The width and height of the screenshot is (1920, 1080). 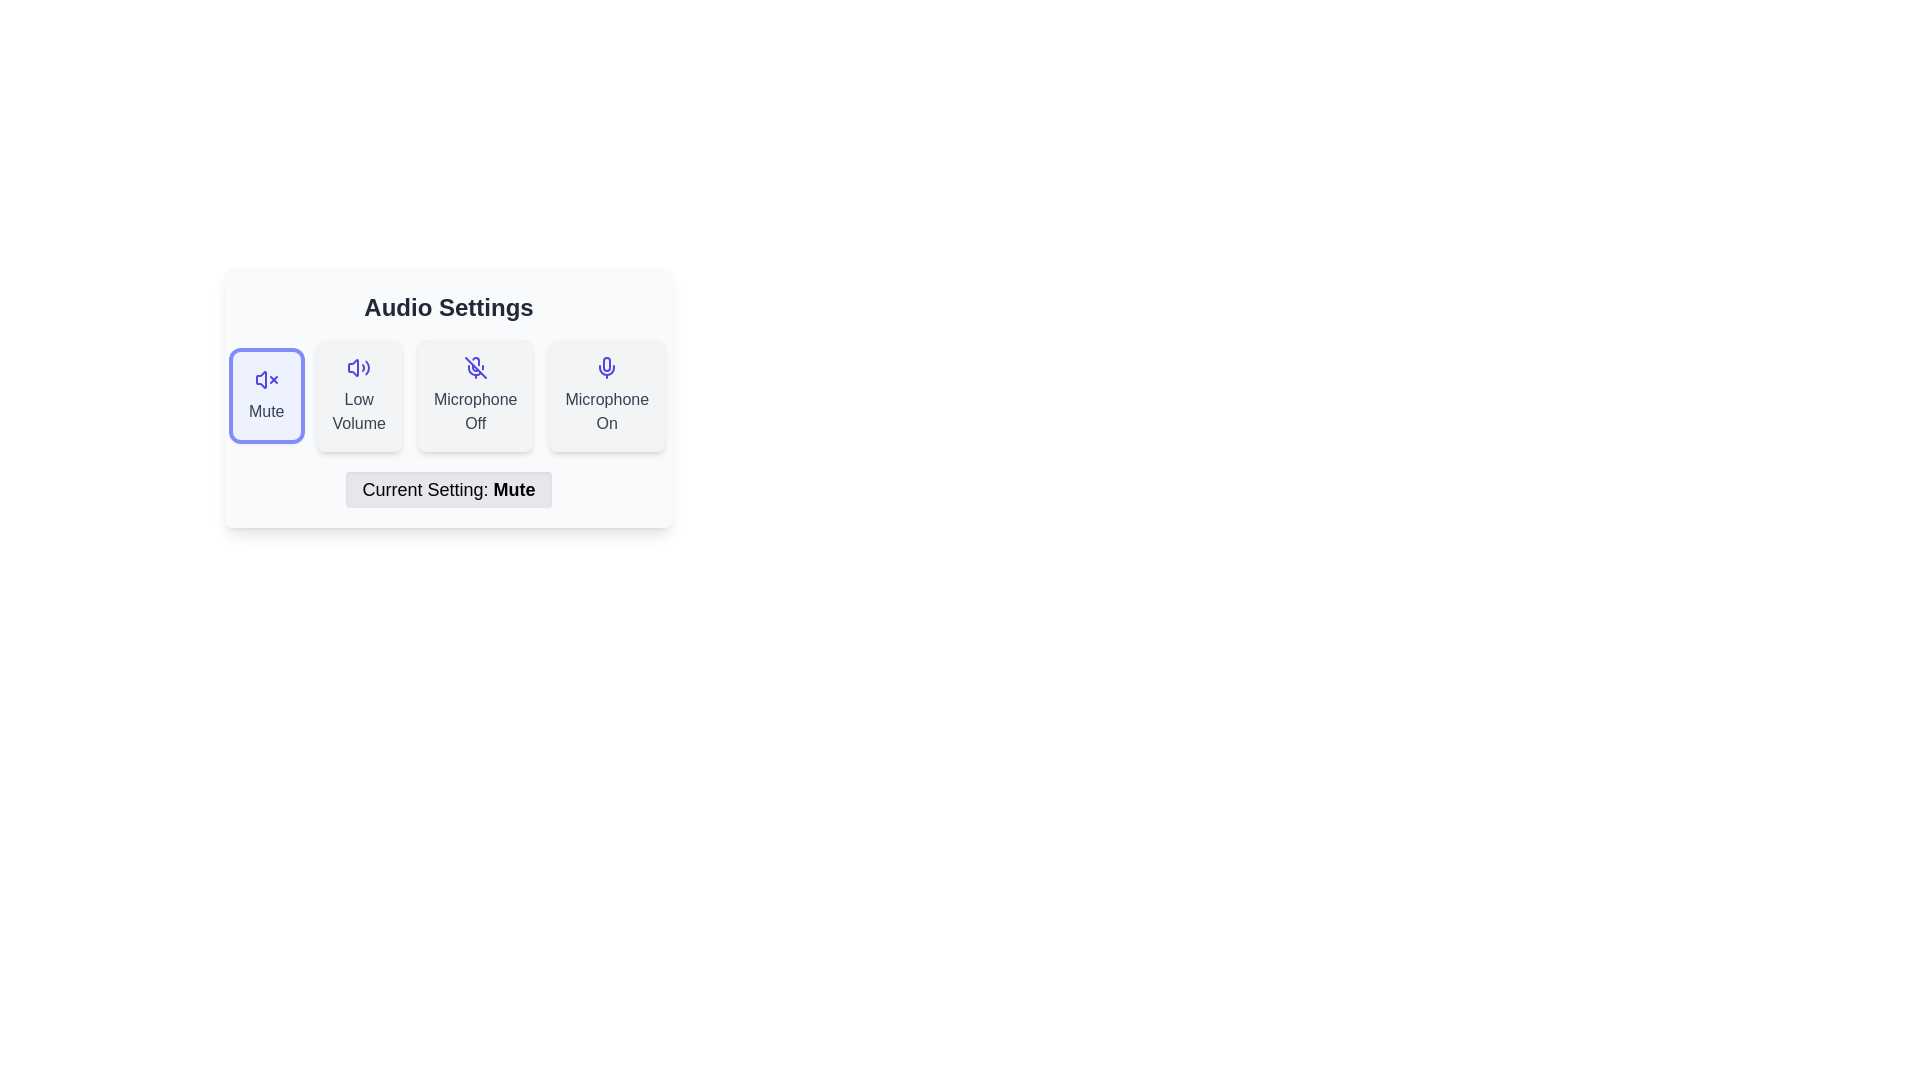 What do you see at coordinates (473, 370) in the screenshot?
I see `the microphone icon within the 'Microphone Off' button, which is centrally positioned among the audio settings buttons` at bounding box center [473, 370].